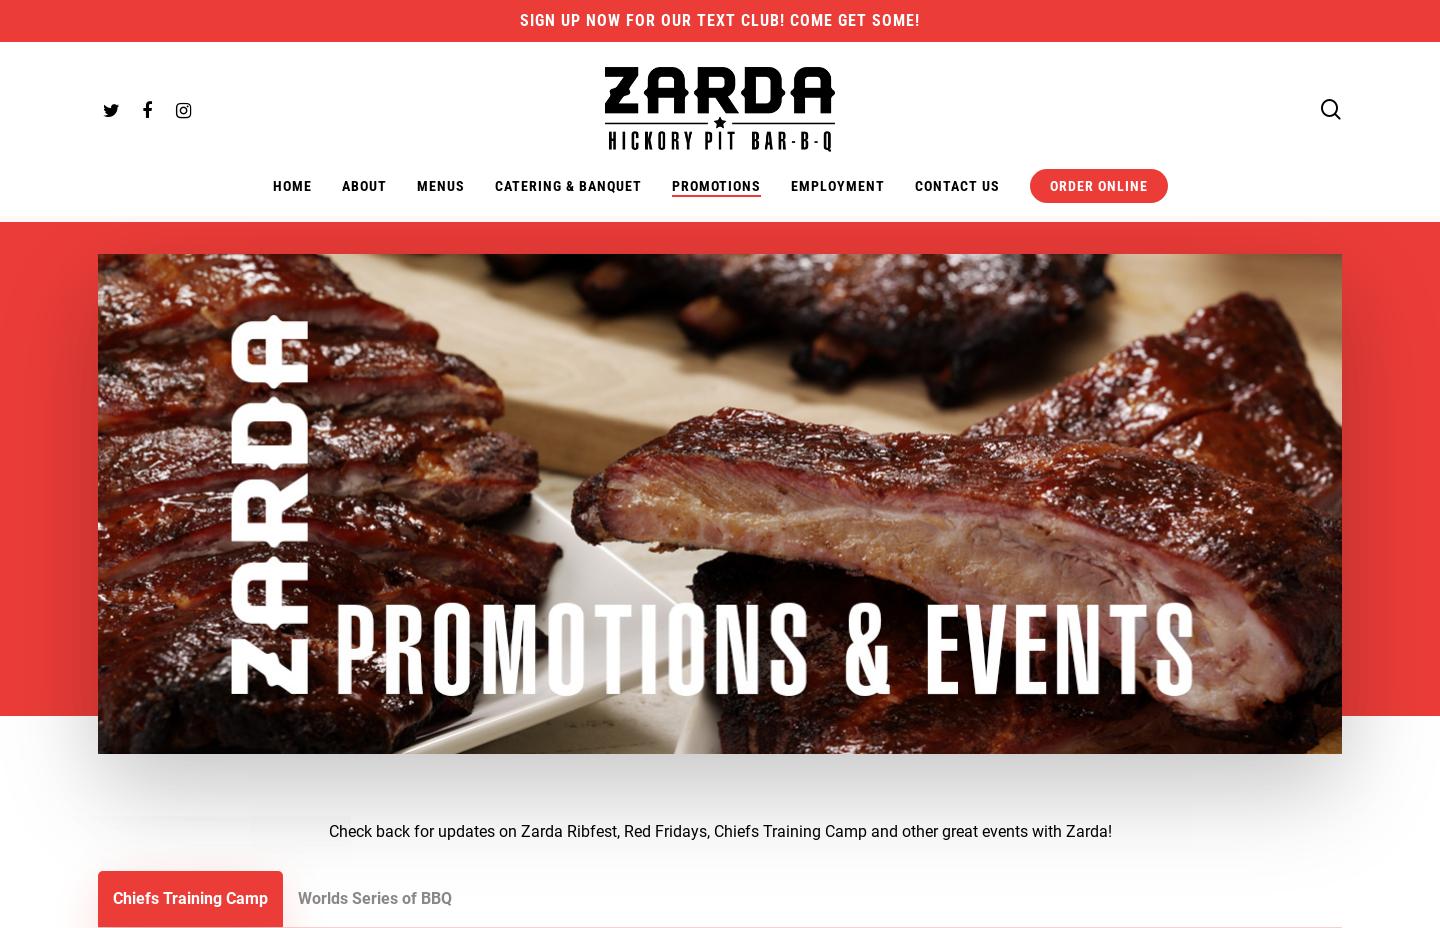  Describe the element at coordinates (567, 185) in the screenshot. I see `'Catering & Banquet'` at that location.